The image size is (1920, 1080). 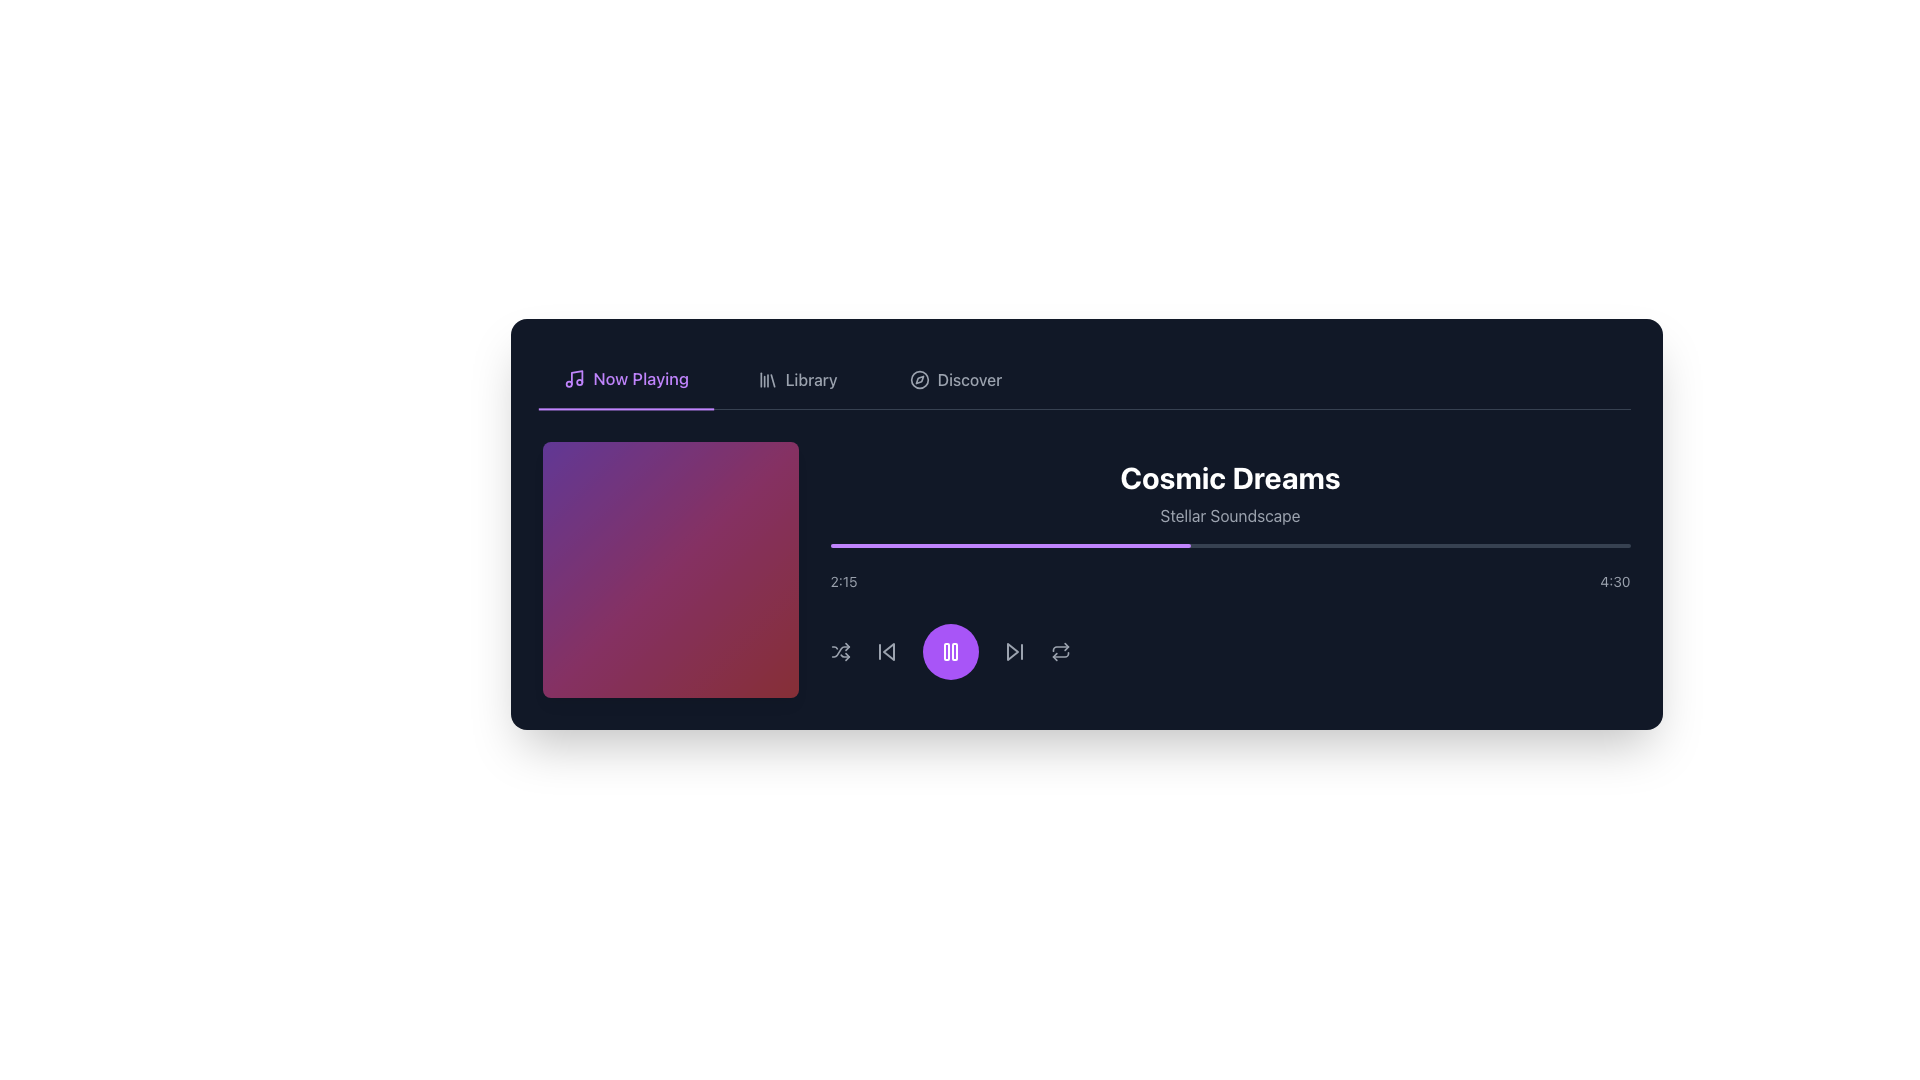 What do you see at coordinates (575, 377) in the screenshot?
I see `decorative vector graphic element that represents the music concept in the 'Now Playing' section for debugging purposes` at bounding box center [575, 377].